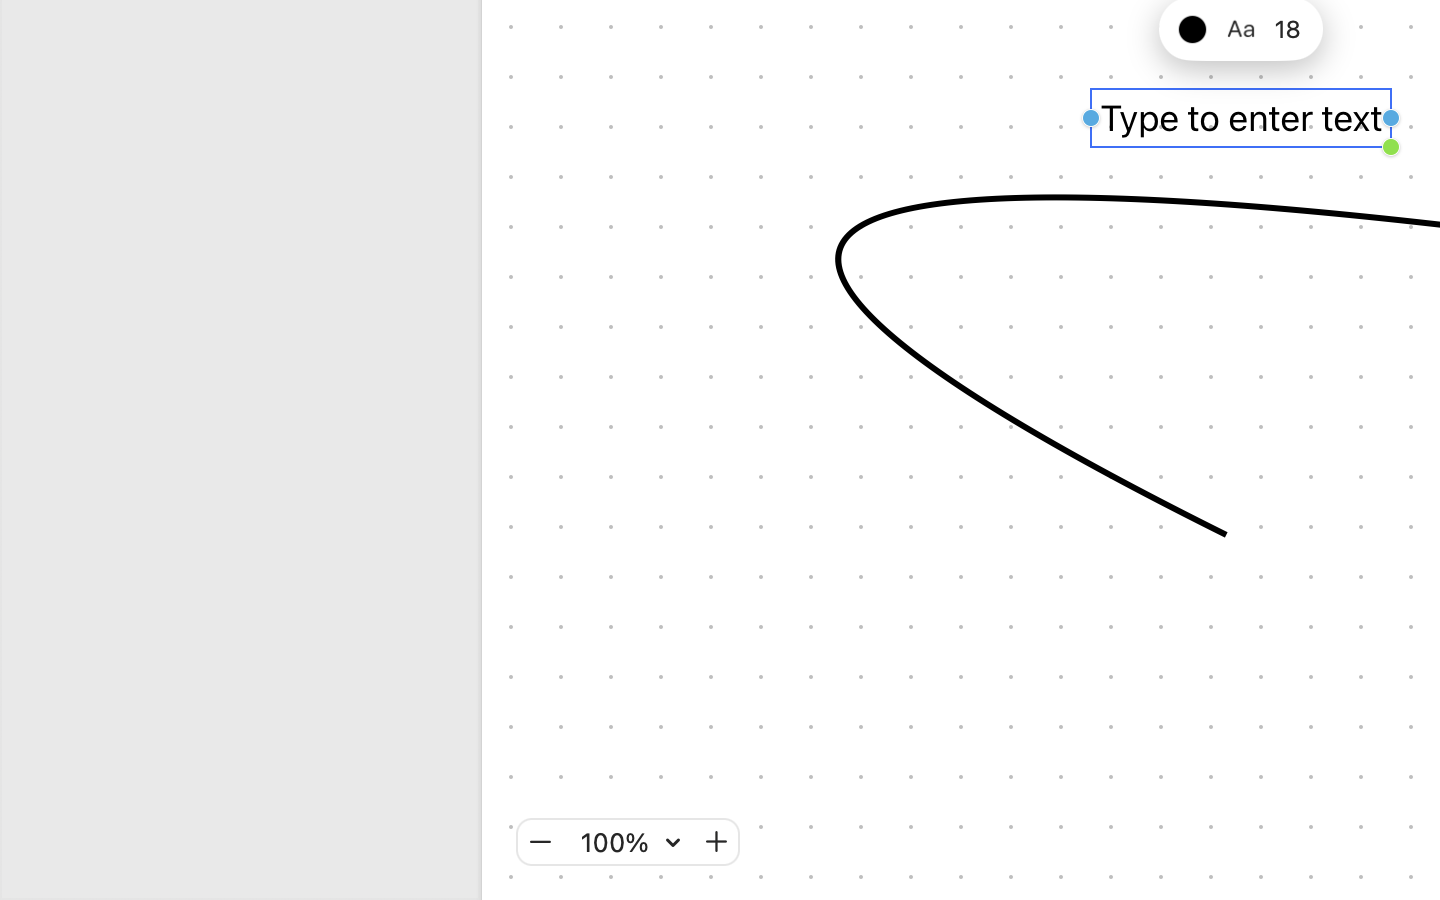  What do you see at coordinates (1192, 26) in the screenshot?
I see `'black'` at bounding box center [1192, 26].